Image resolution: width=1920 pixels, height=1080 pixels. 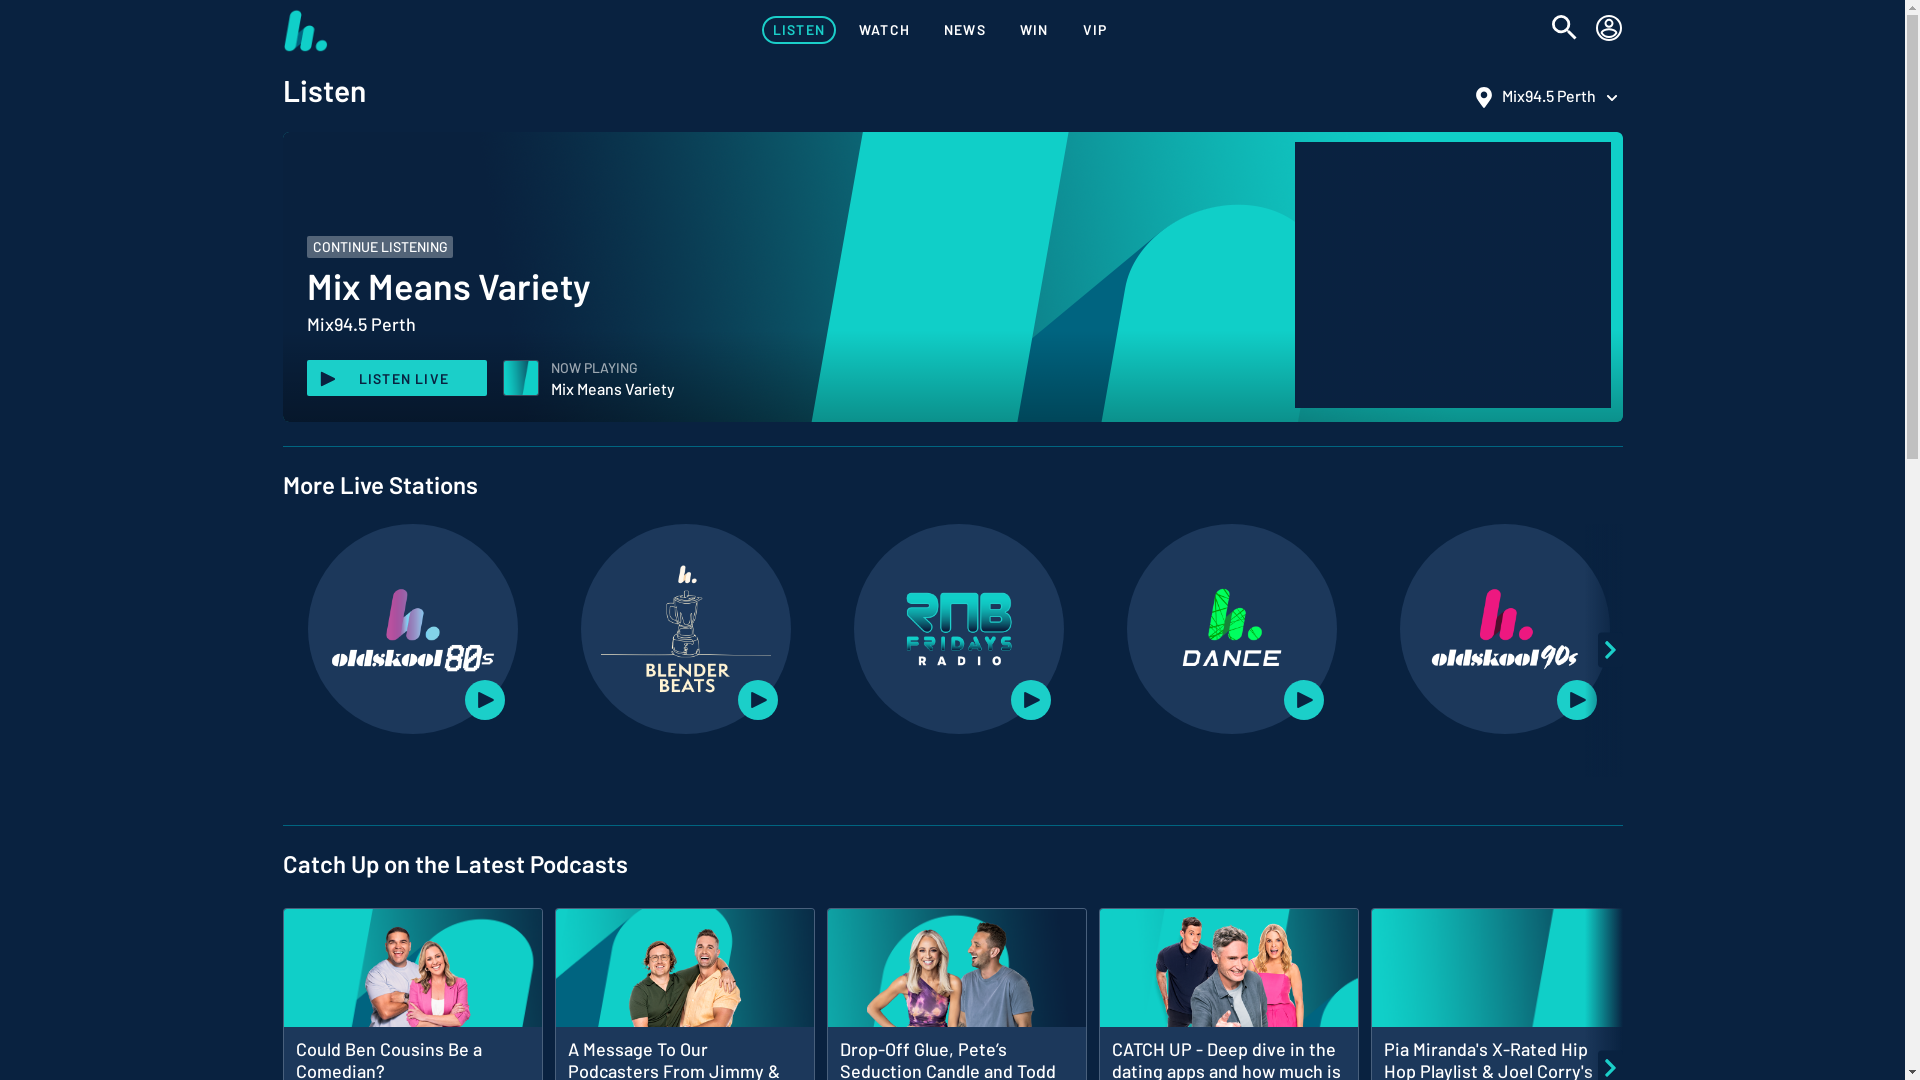 What do you see at coordinates (1094, 30) in the screenshot?
I see `'VIP'` at bounding box center [1094, 30].